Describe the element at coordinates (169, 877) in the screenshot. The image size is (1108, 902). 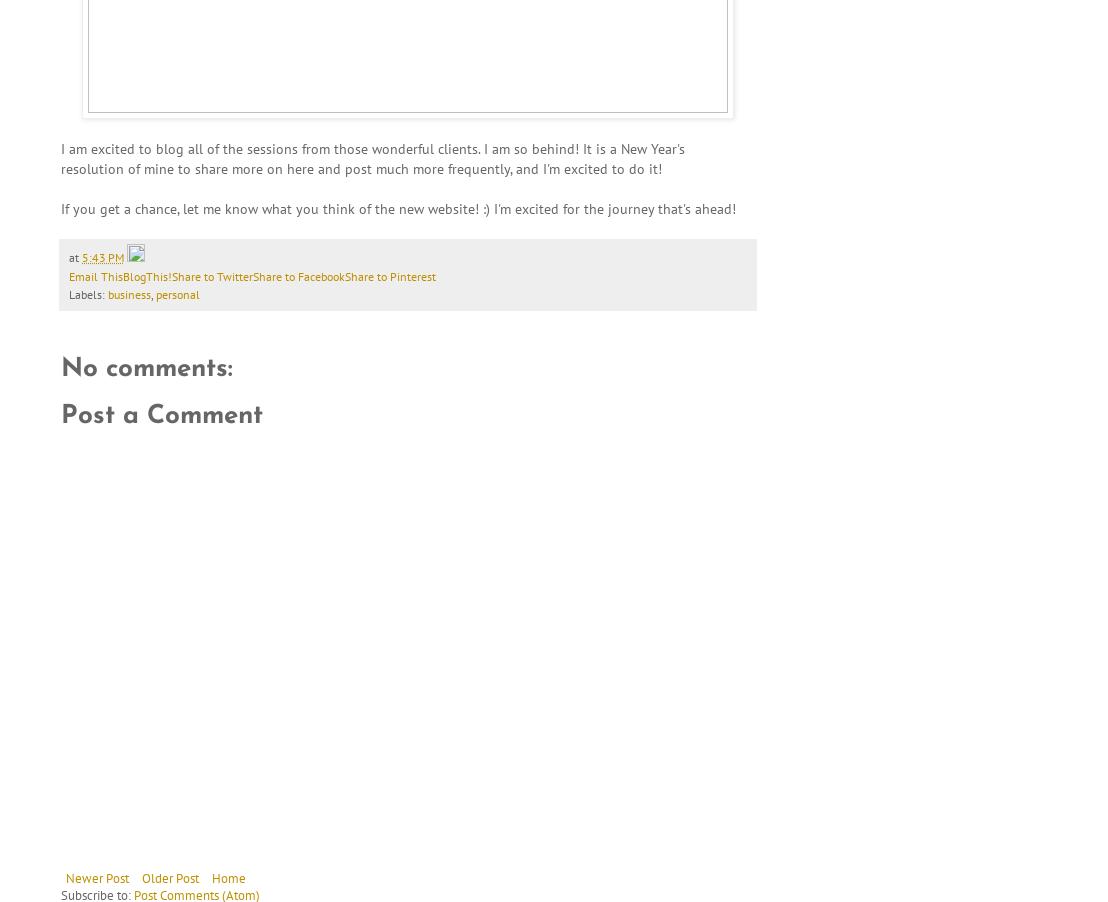
I see `'Older Post'` at that location.